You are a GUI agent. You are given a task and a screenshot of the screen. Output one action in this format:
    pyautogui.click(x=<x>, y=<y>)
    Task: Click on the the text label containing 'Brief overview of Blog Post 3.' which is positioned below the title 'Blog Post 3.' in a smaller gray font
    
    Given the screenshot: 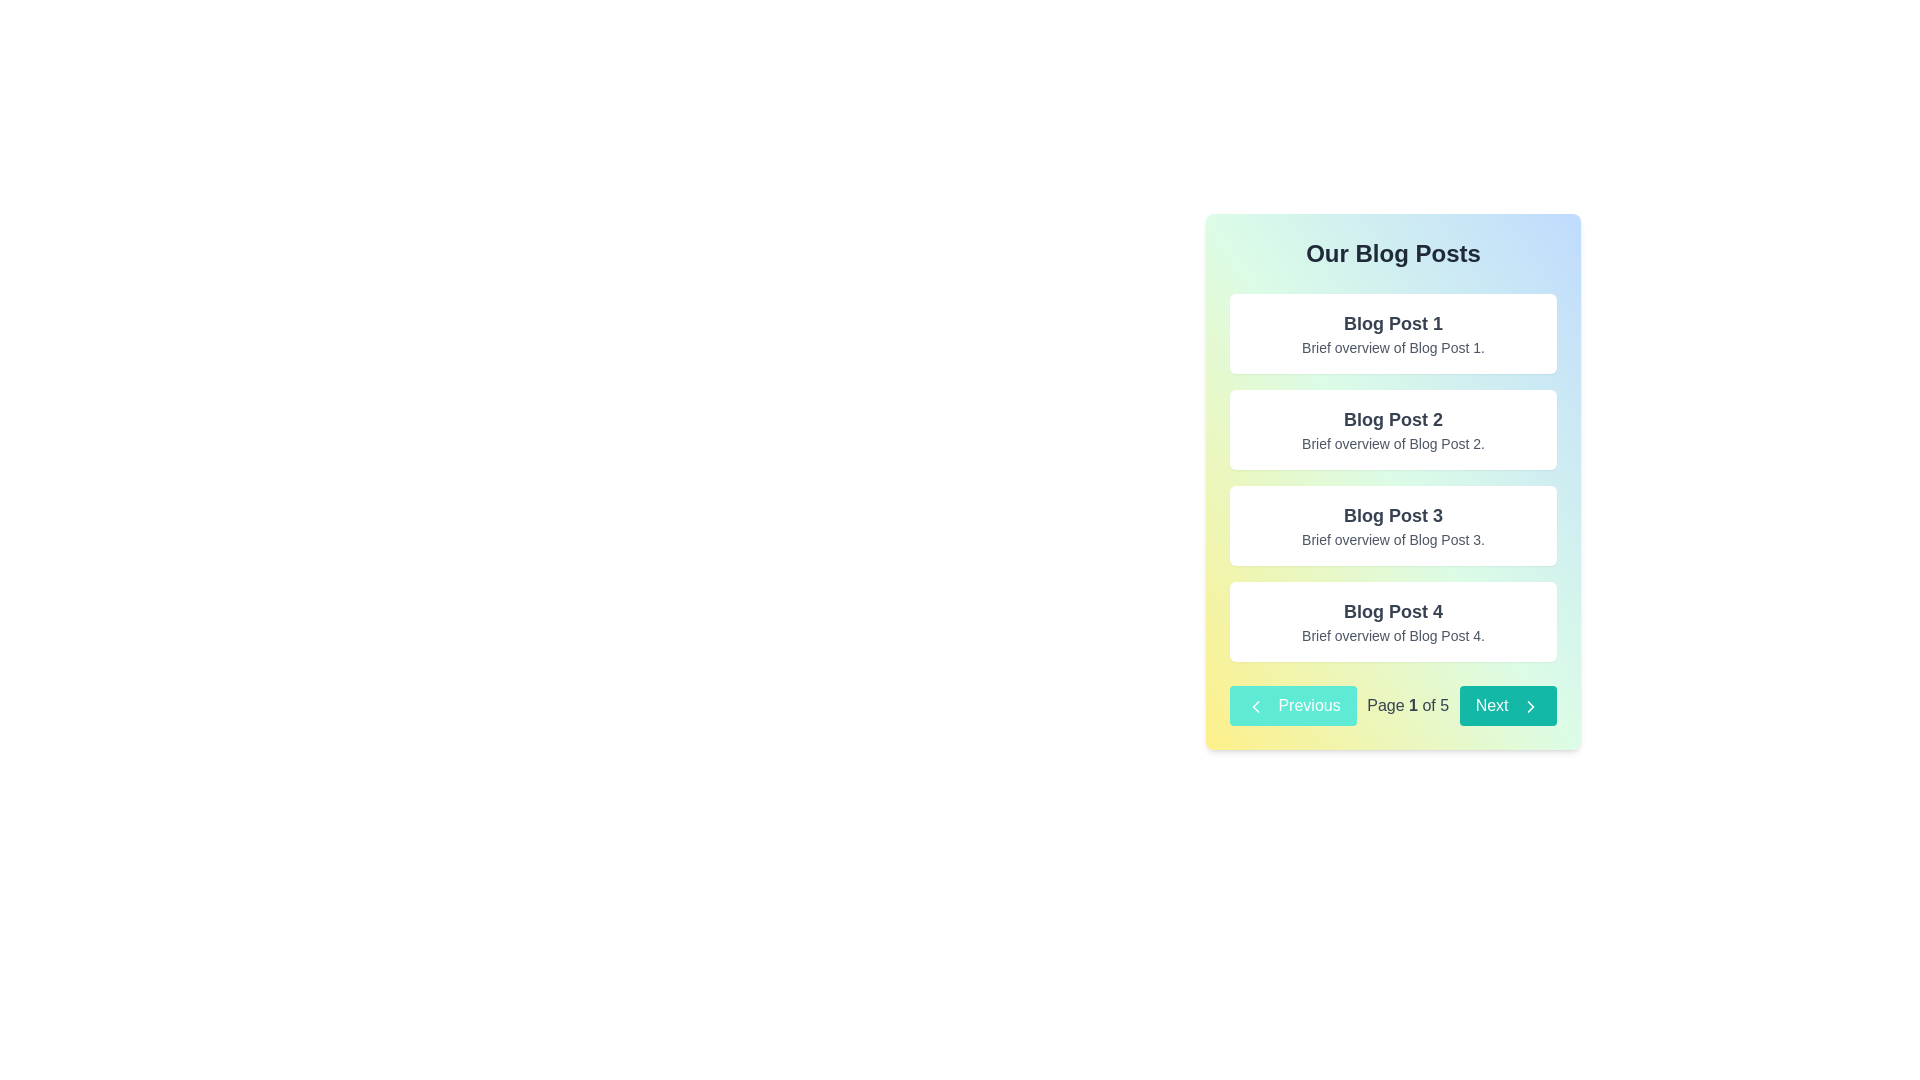 What is the action you would take?
    pyautogui.click(x=1392, y=540)
    